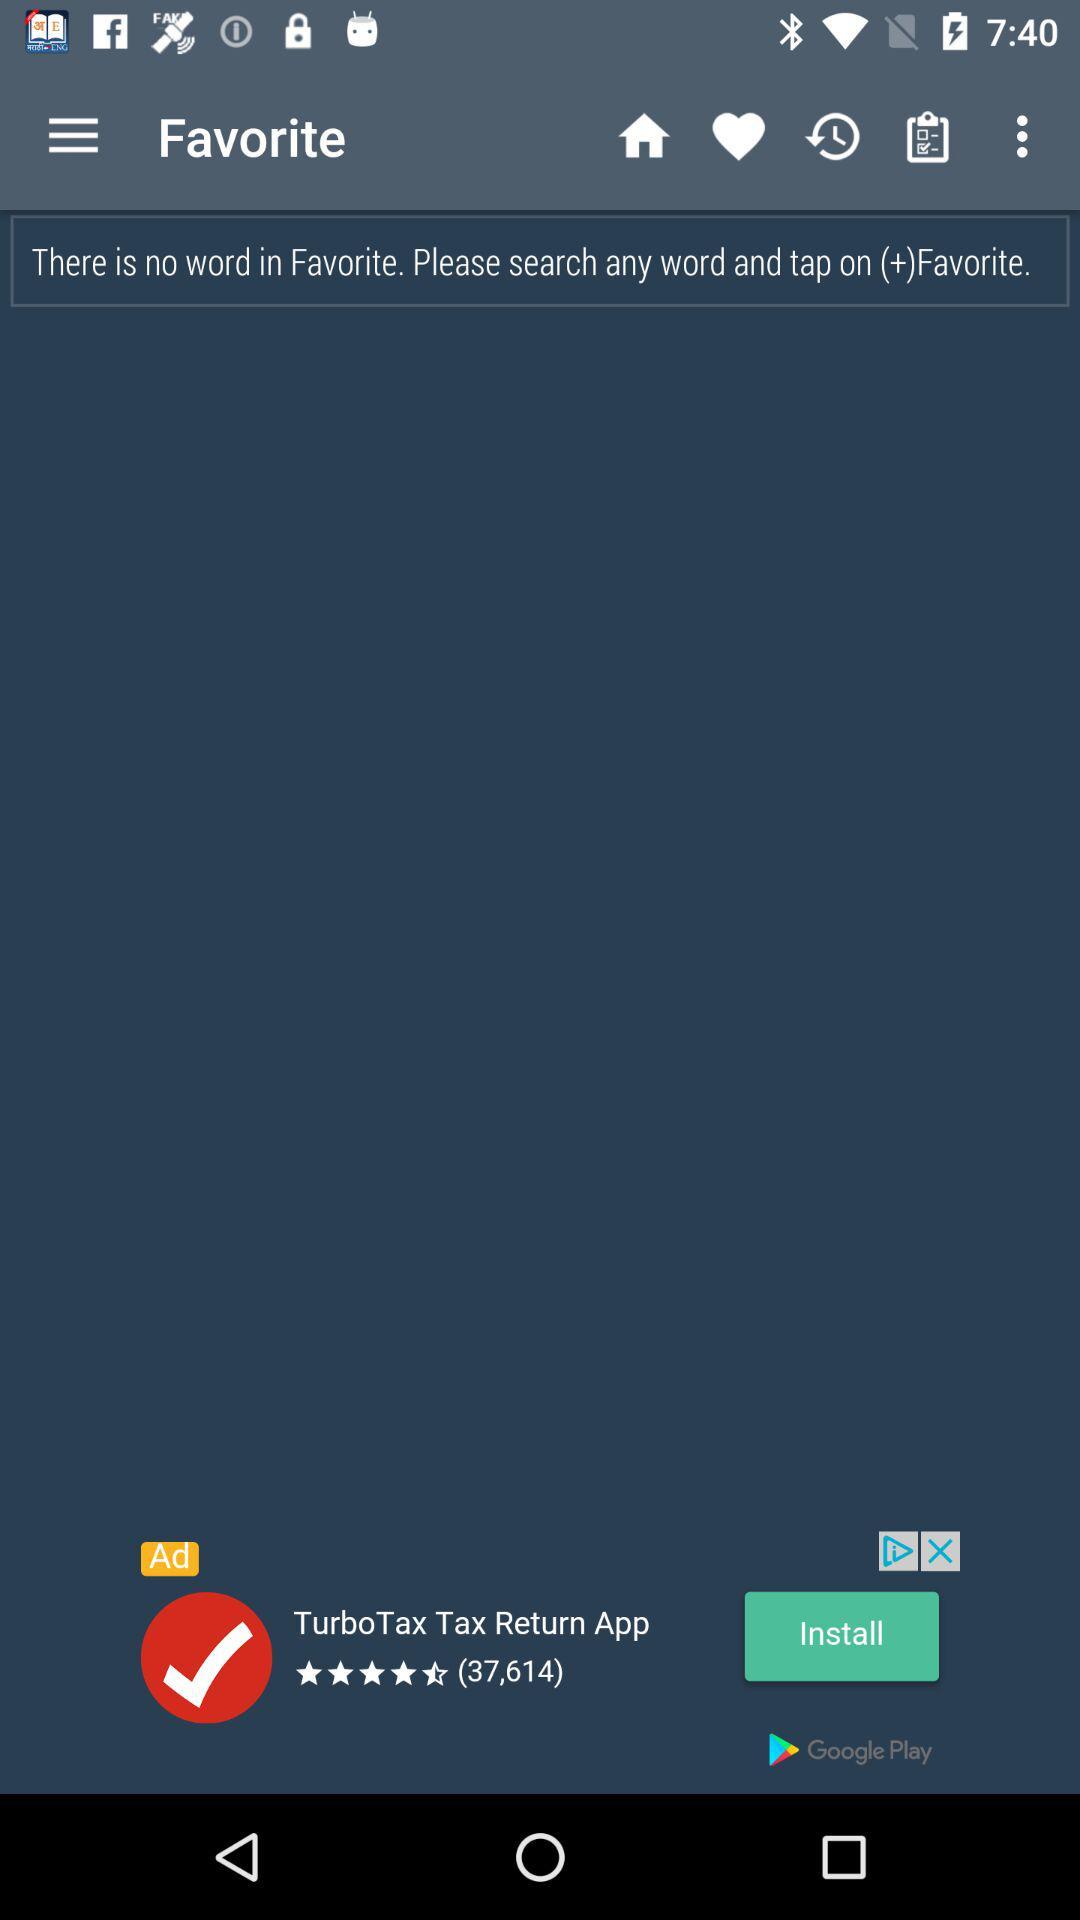  I want to click on advertisement, so click(540, 1662).